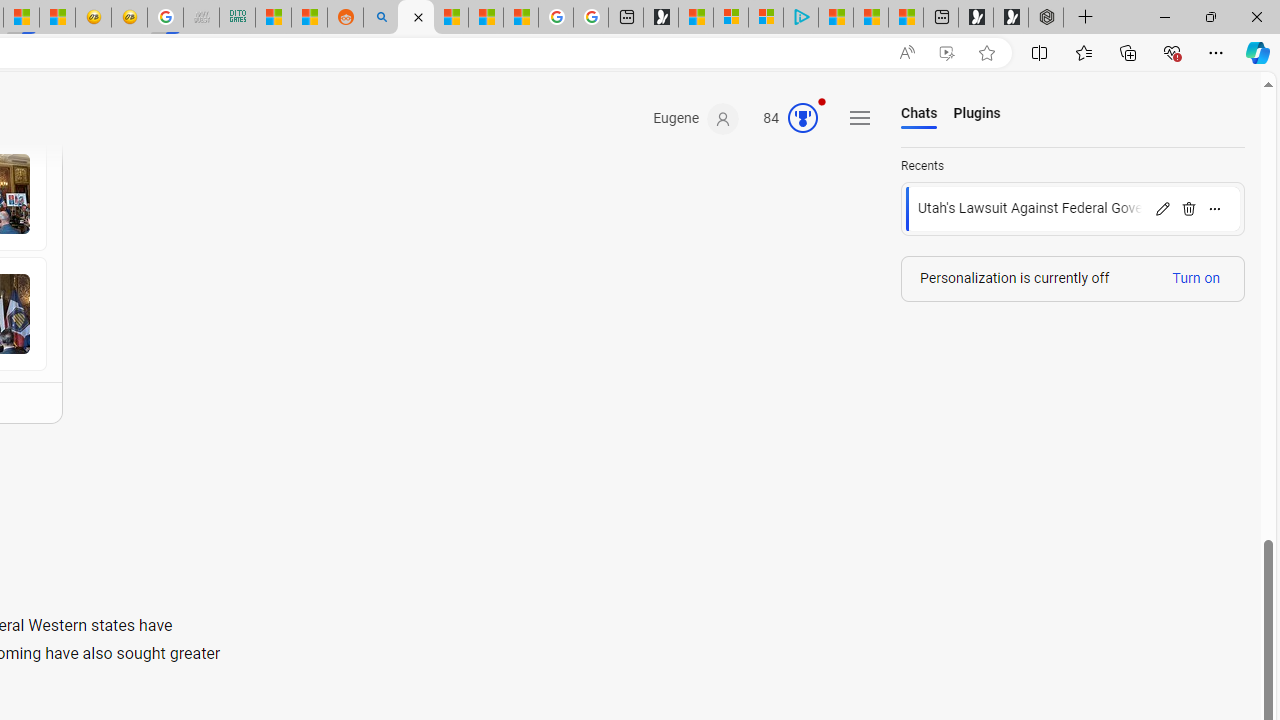 The height and width of the screenshot is (720, 1280). Describe the element at coordinates (918, 114) in the screenshot. I see `'Chats'` at that location.